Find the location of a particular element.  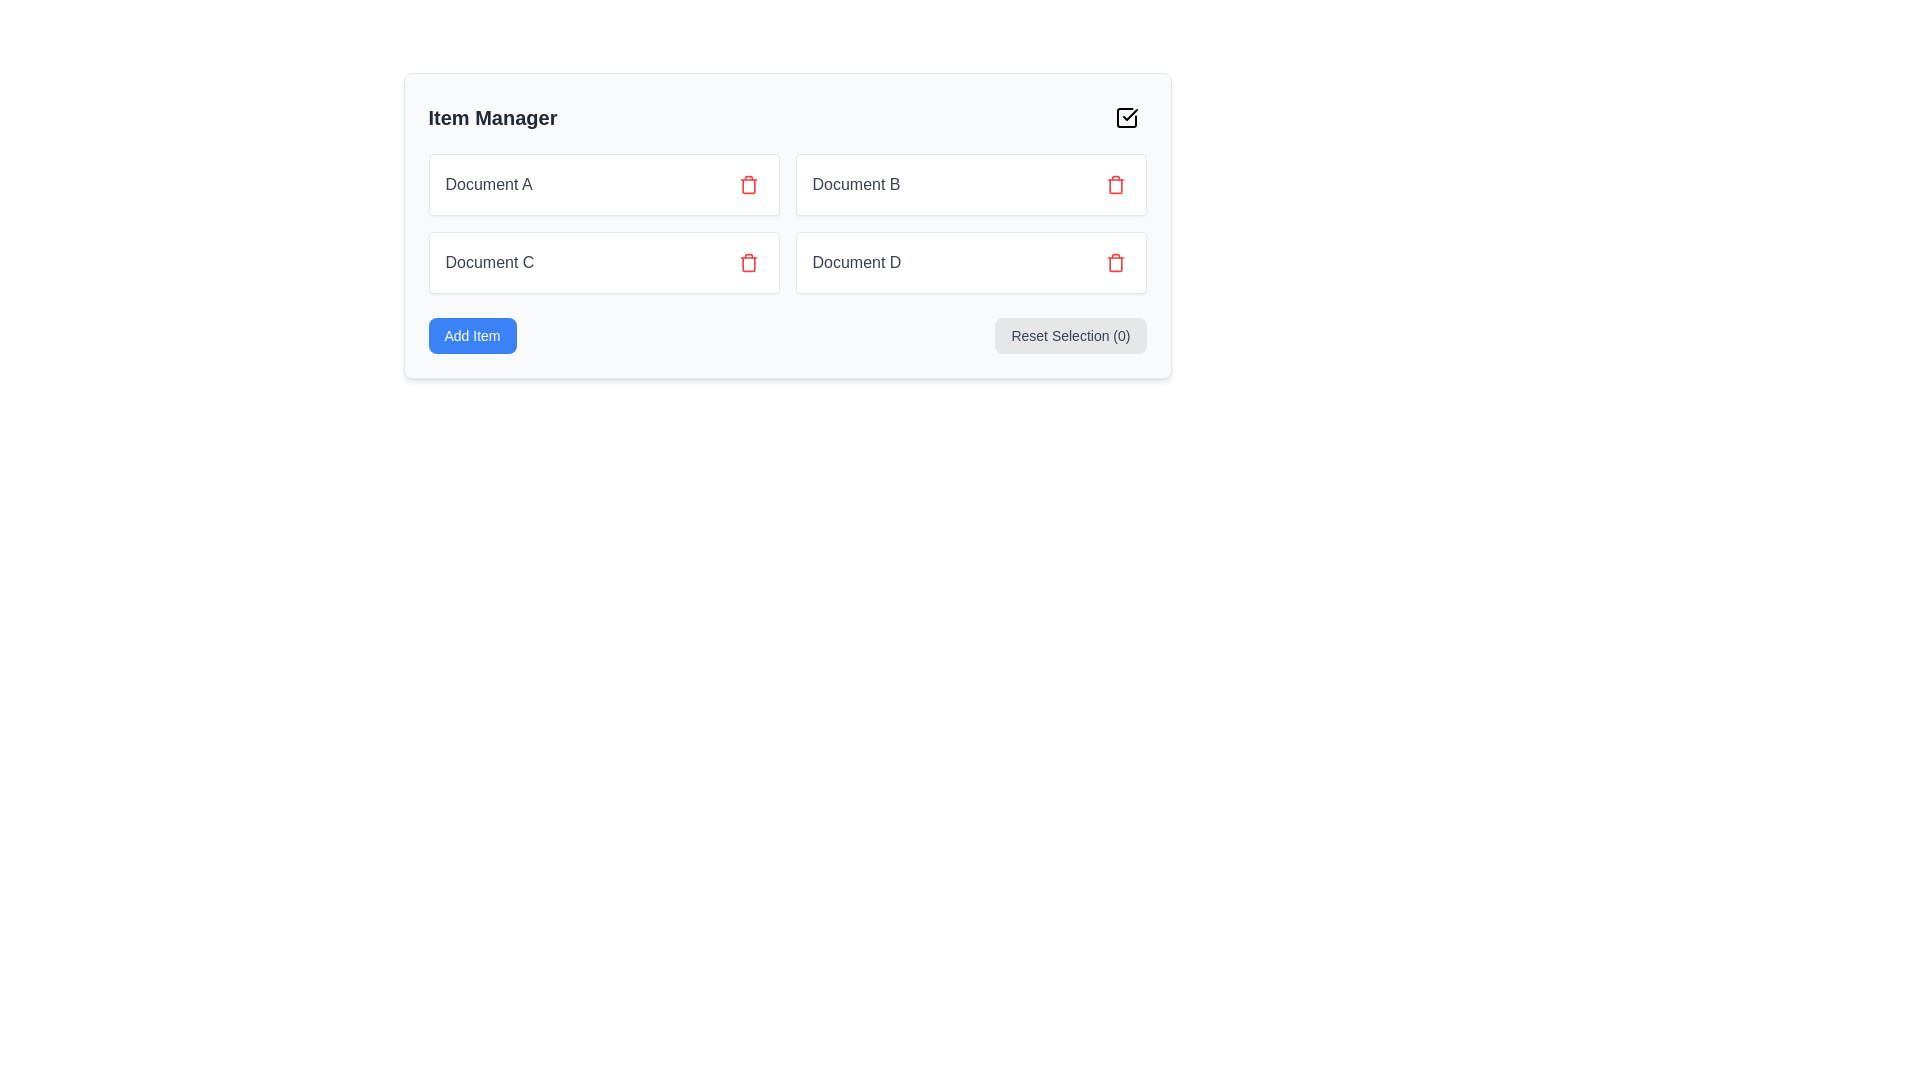

the reset button located to the right of the 'Add Item' button and perform a keyboard action is located at coordinates (1069, 334).